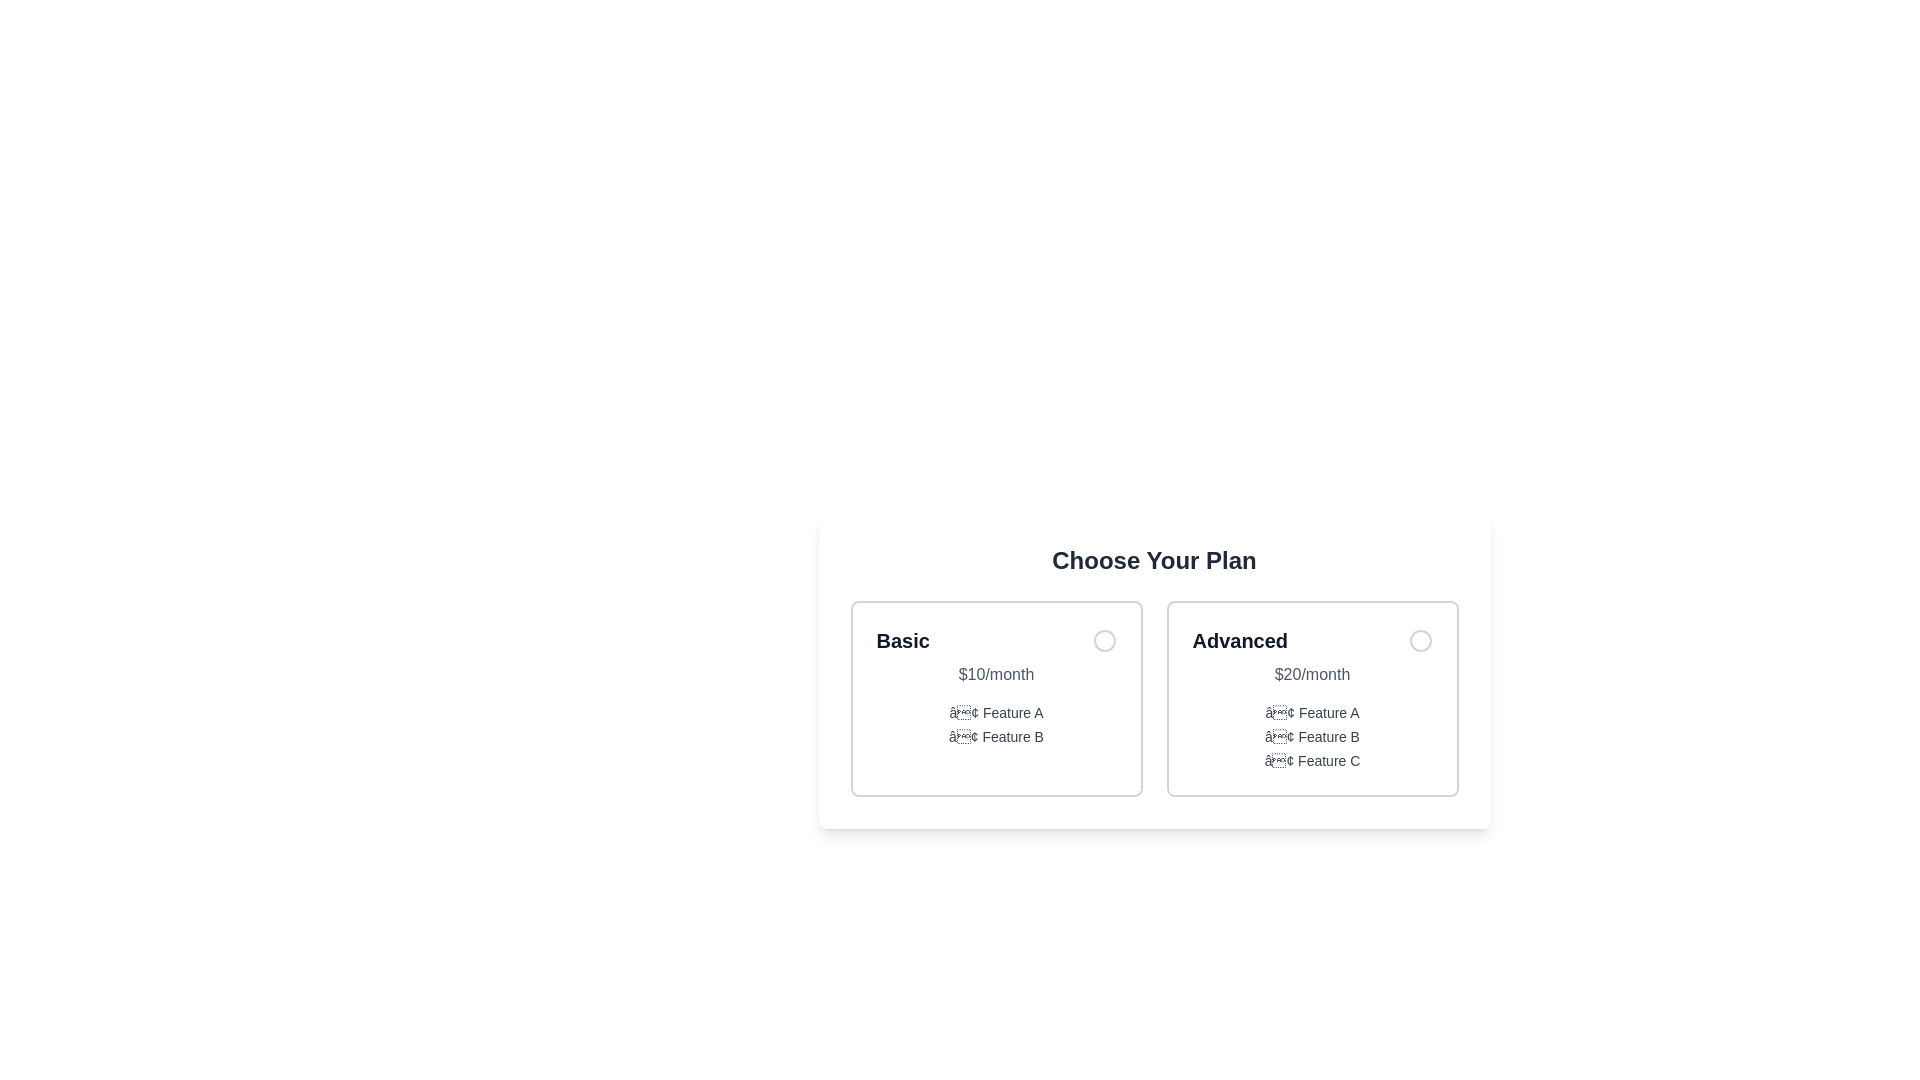  I want to click on the text list that visually lists features or details associated with the 'Advanced' plan, located below the '$20/month' pricing text in the 'Advanced $20/month' card, so click(1312, 736).